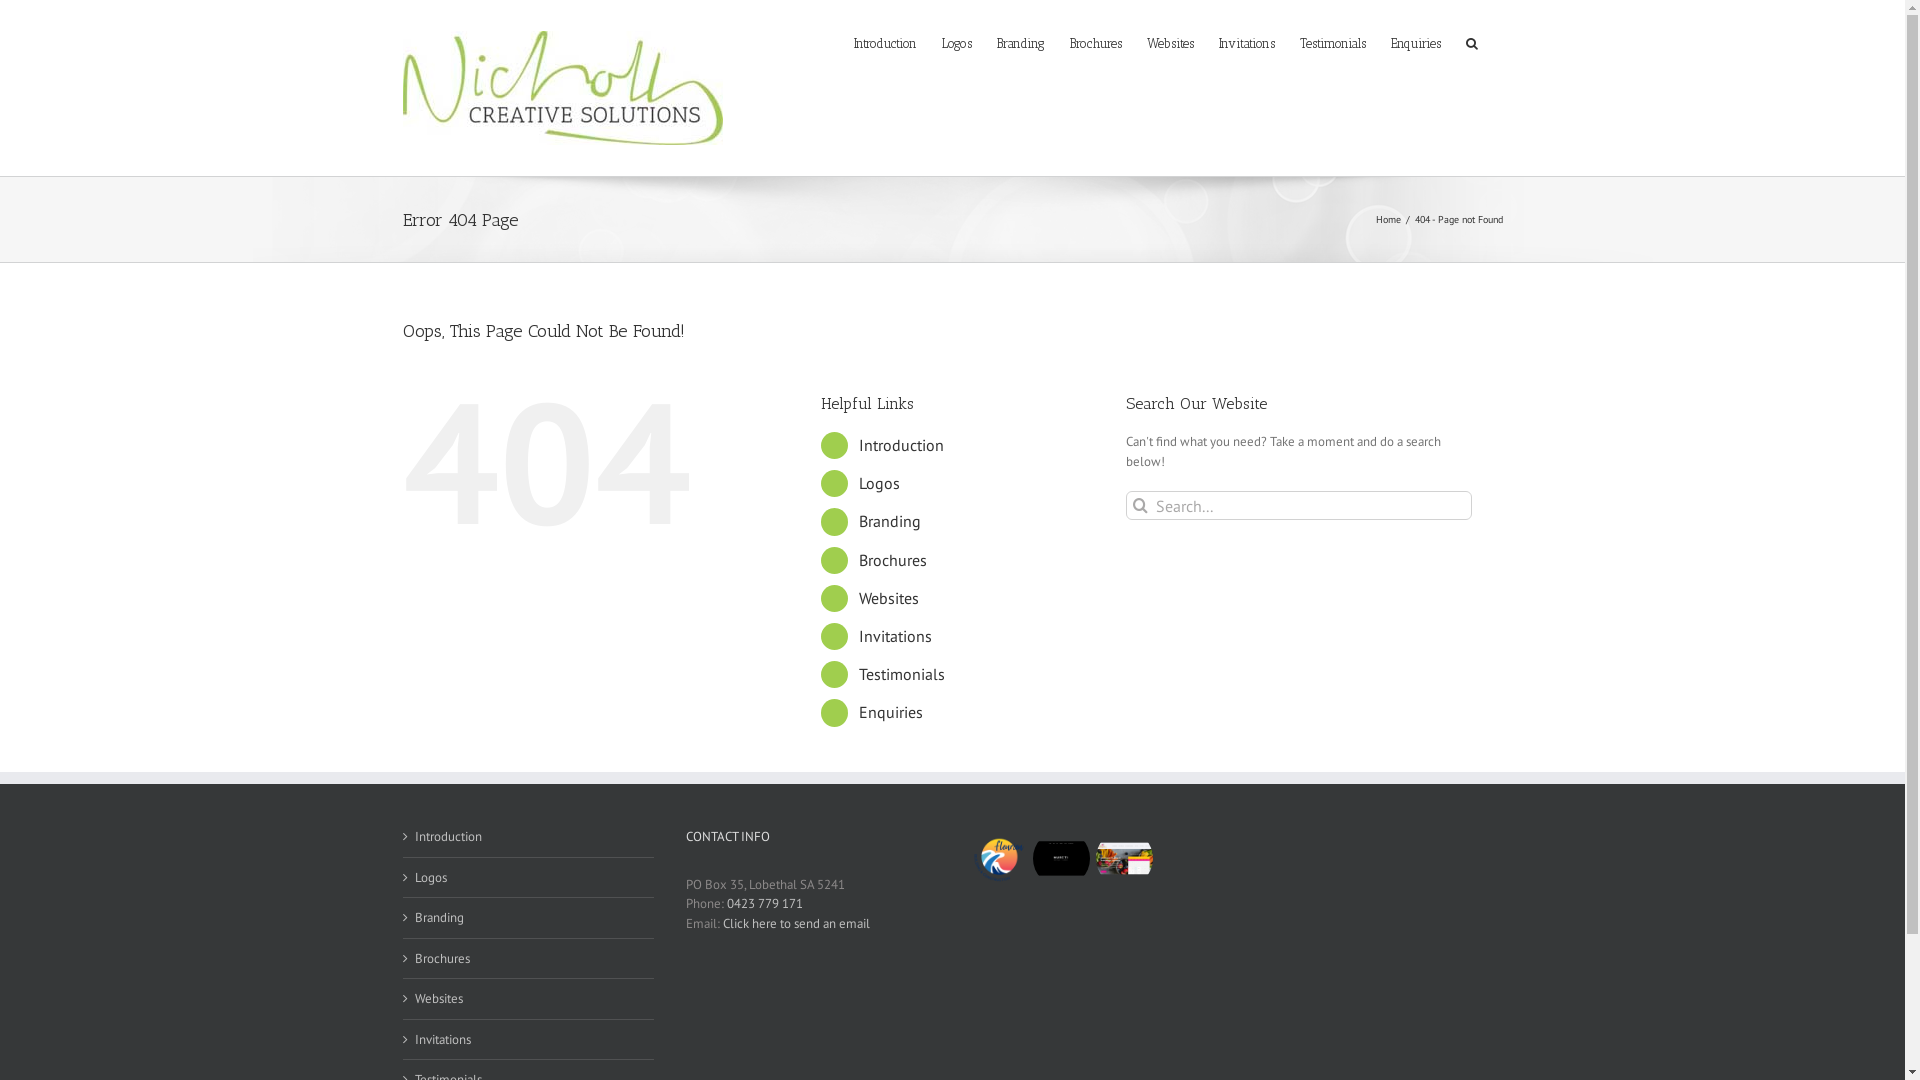  I want to click on 'Mureti Boutique', so click(1032, 857).